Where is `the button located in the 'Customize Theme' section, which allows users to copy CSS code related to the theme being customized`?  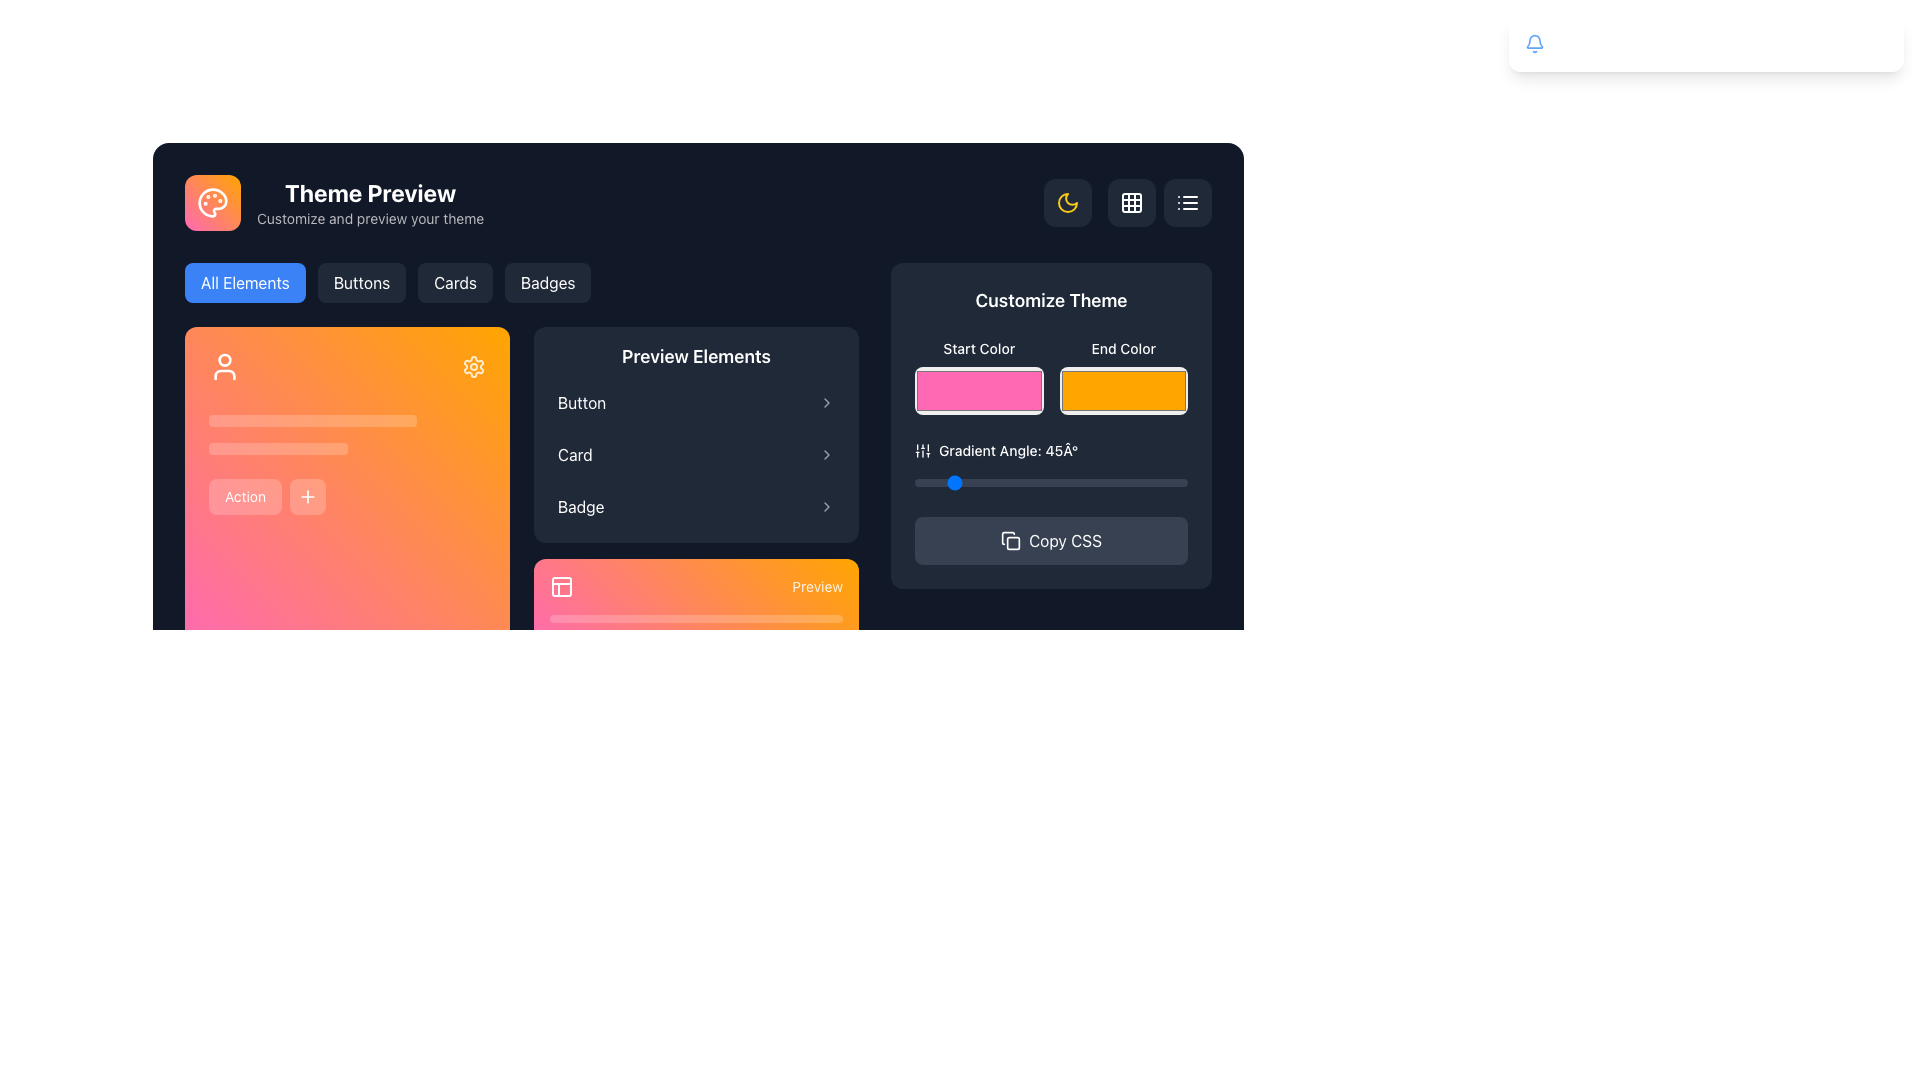 the button located in the 'Customize Theme' section, which allows users to copy CSS code related to the theme being customized is located at coordinates (1064, 540).